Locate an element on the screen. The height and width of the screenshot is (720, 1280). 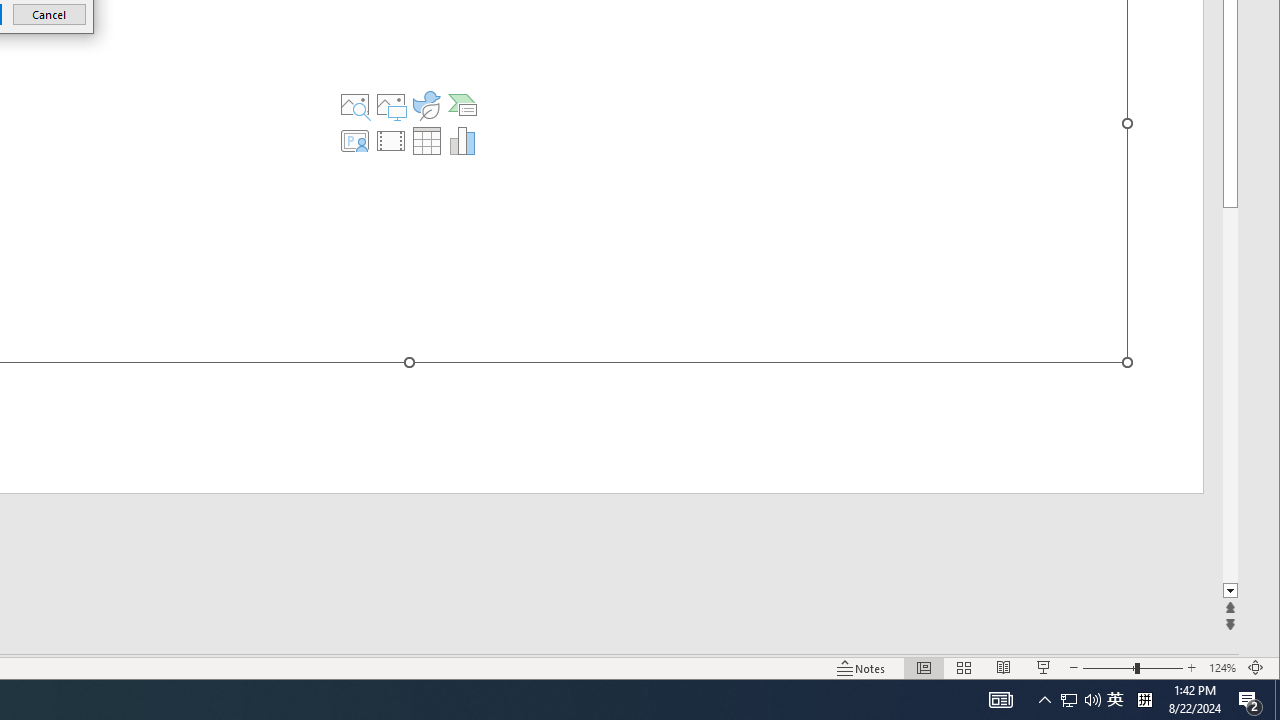
'Insert Table' is located at coordinates (425, 140).